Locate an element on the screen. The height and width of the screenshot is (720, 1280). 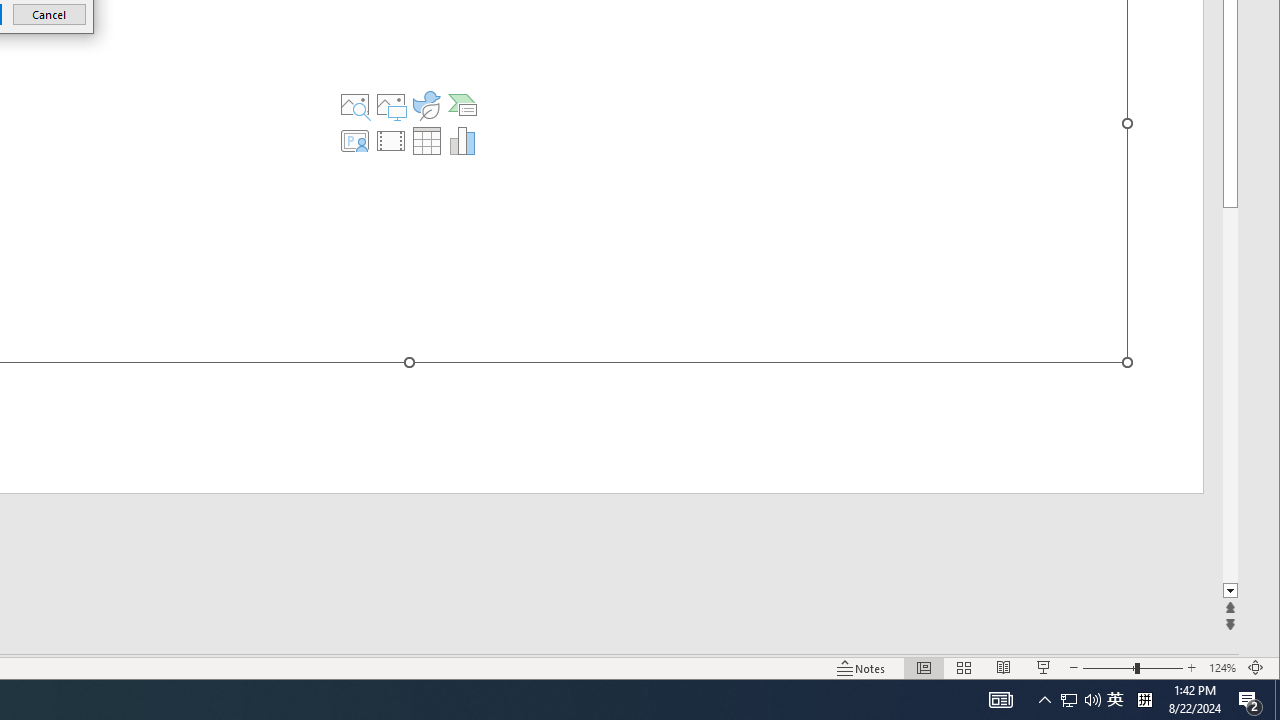
'Insert Table' is located at coordinates (425, 140).